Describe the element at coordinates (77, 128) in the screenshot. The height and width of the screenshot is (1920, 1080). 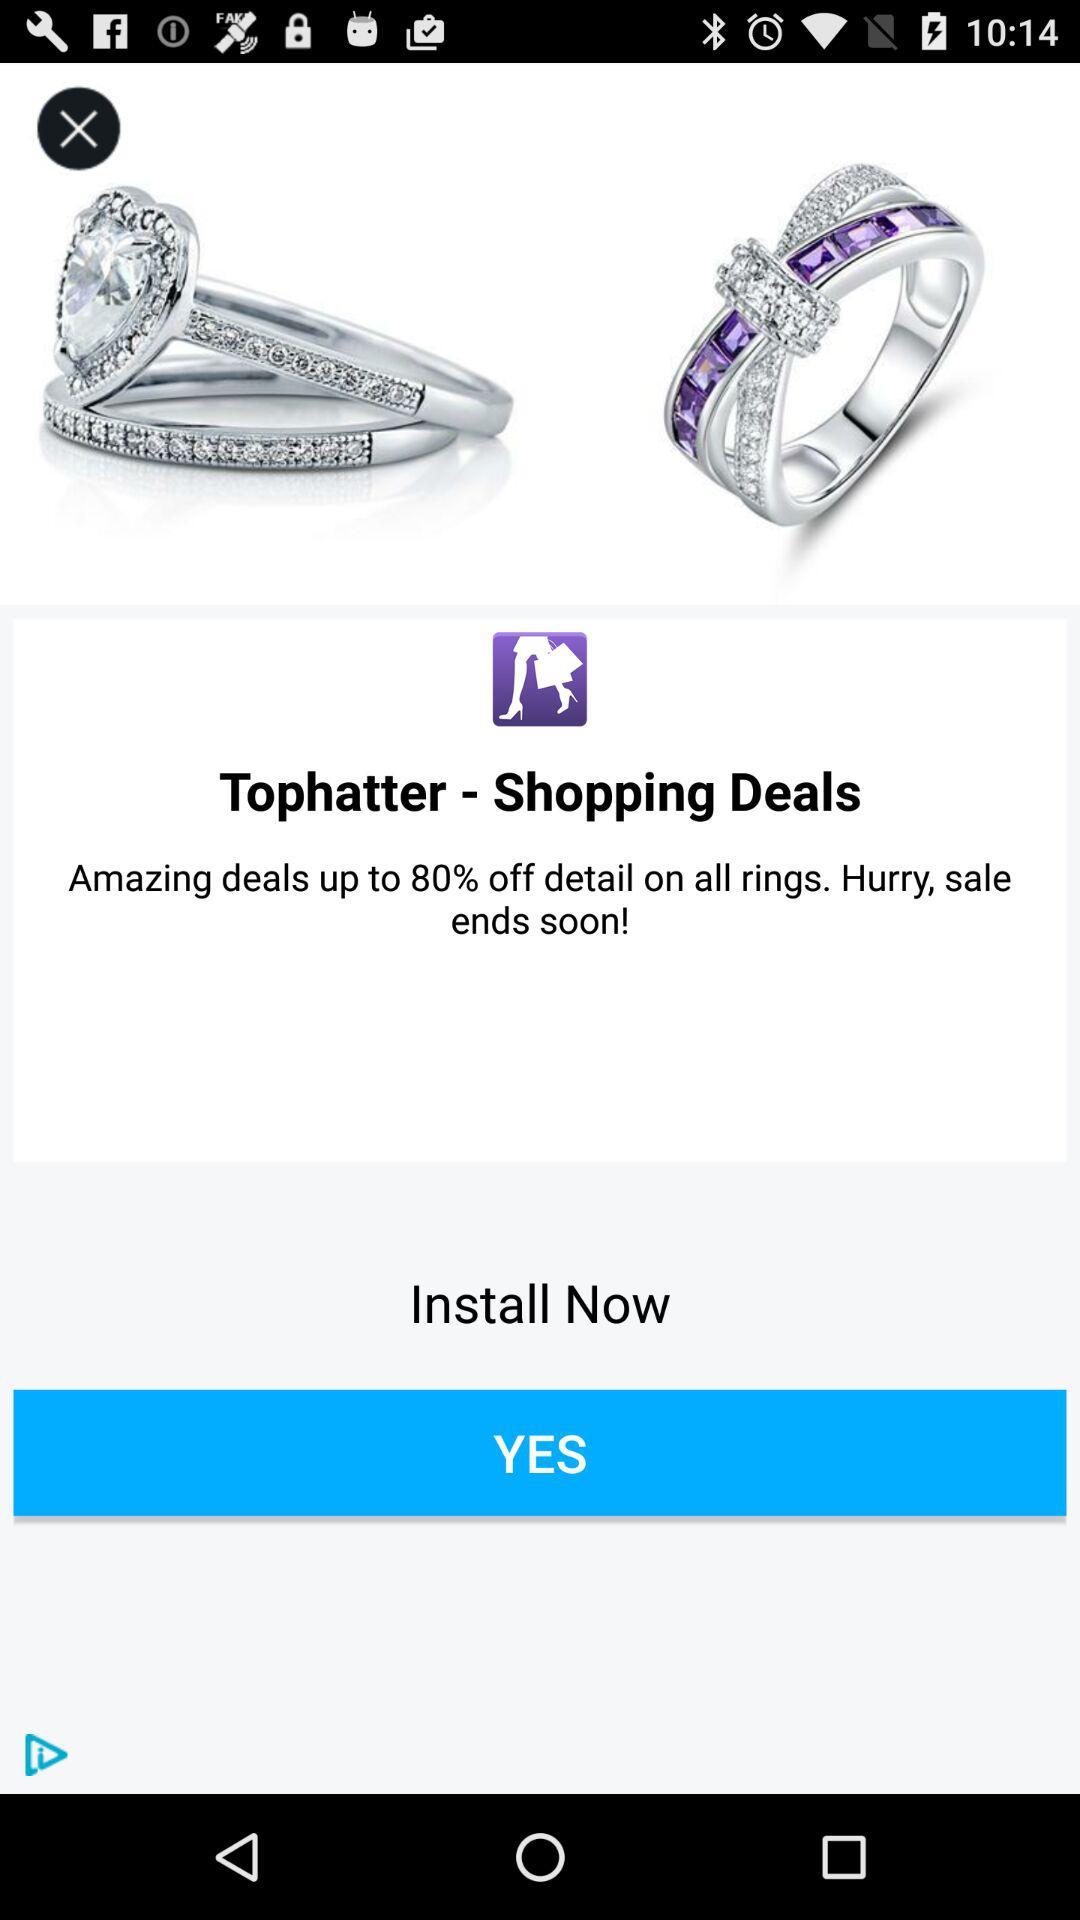
I see `the icon at the top left corner` at that location.